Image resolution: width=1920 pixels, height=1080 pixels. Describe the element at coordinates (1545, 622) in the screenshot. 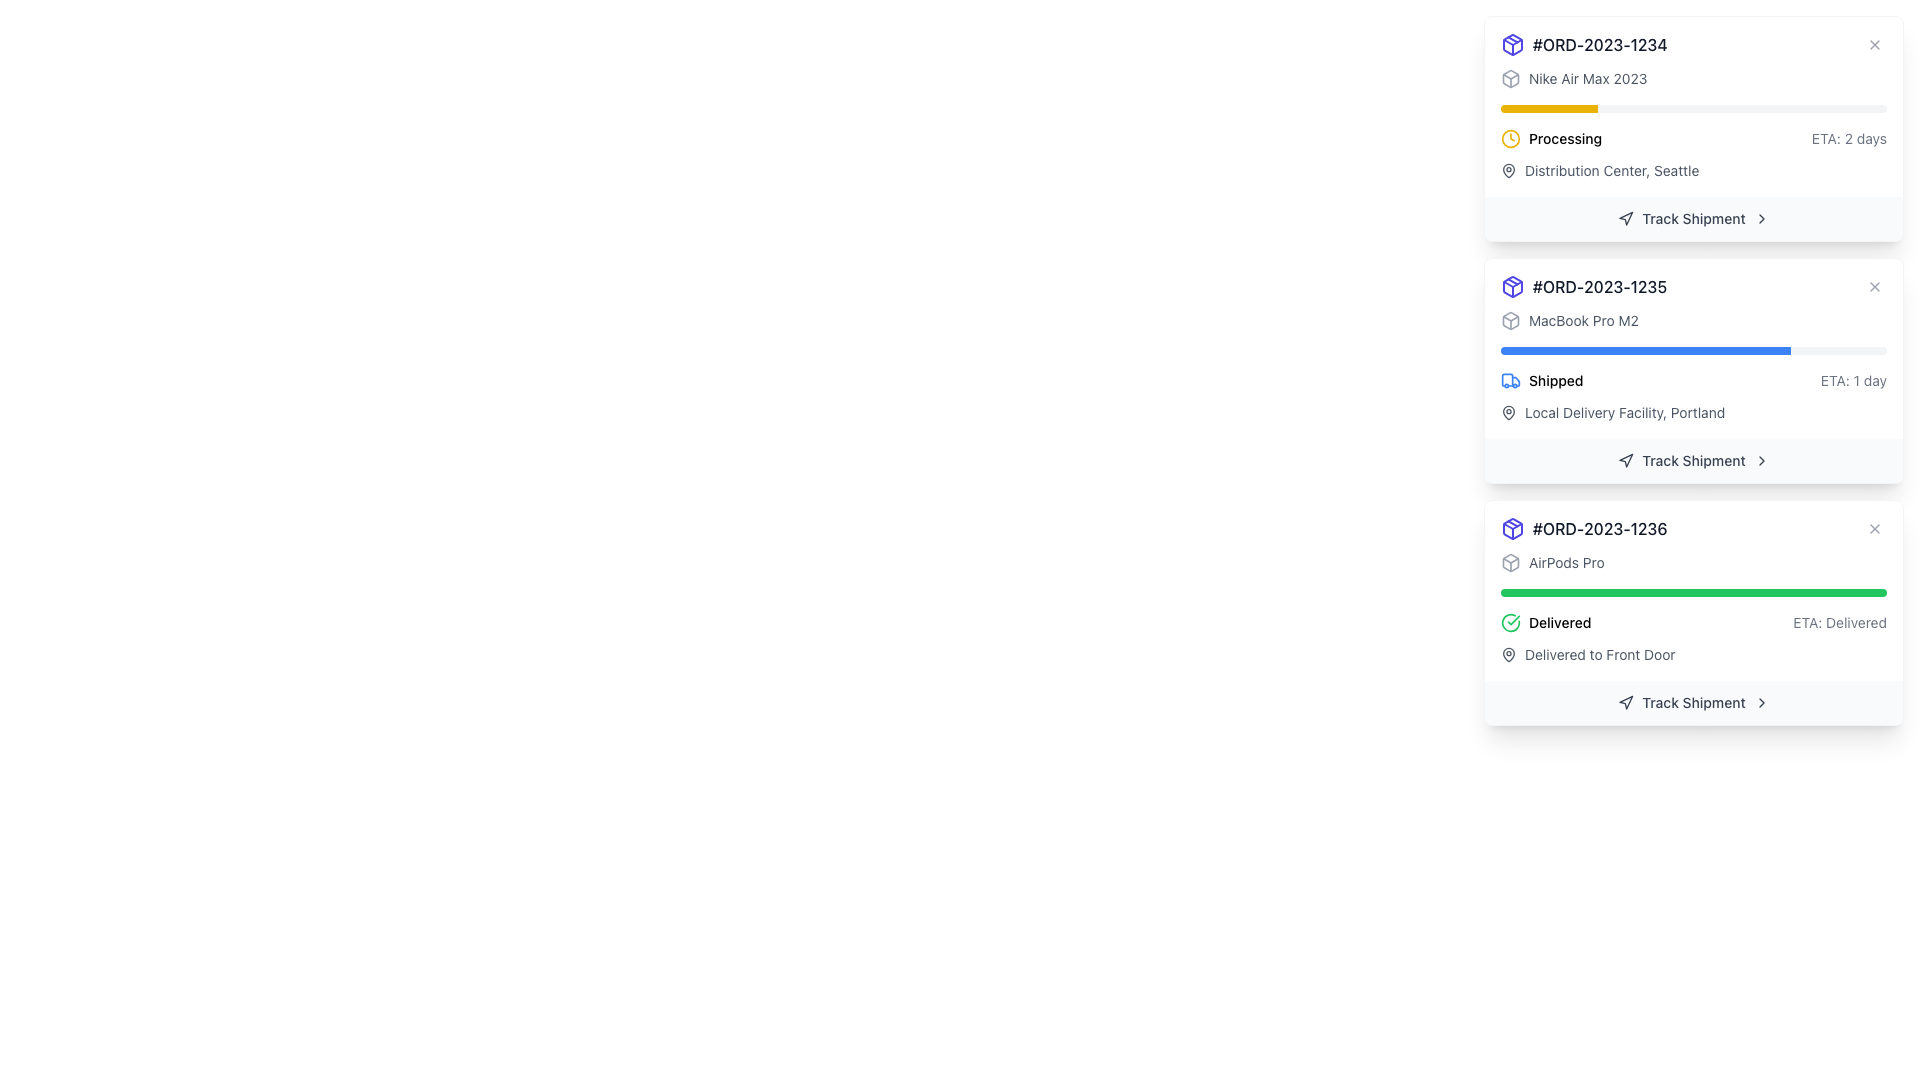

I see `the status update displayed by the green circular checkmark icon and the bold, capitalized text 'Delivered' located at the left side of the delivery status row` at that location.